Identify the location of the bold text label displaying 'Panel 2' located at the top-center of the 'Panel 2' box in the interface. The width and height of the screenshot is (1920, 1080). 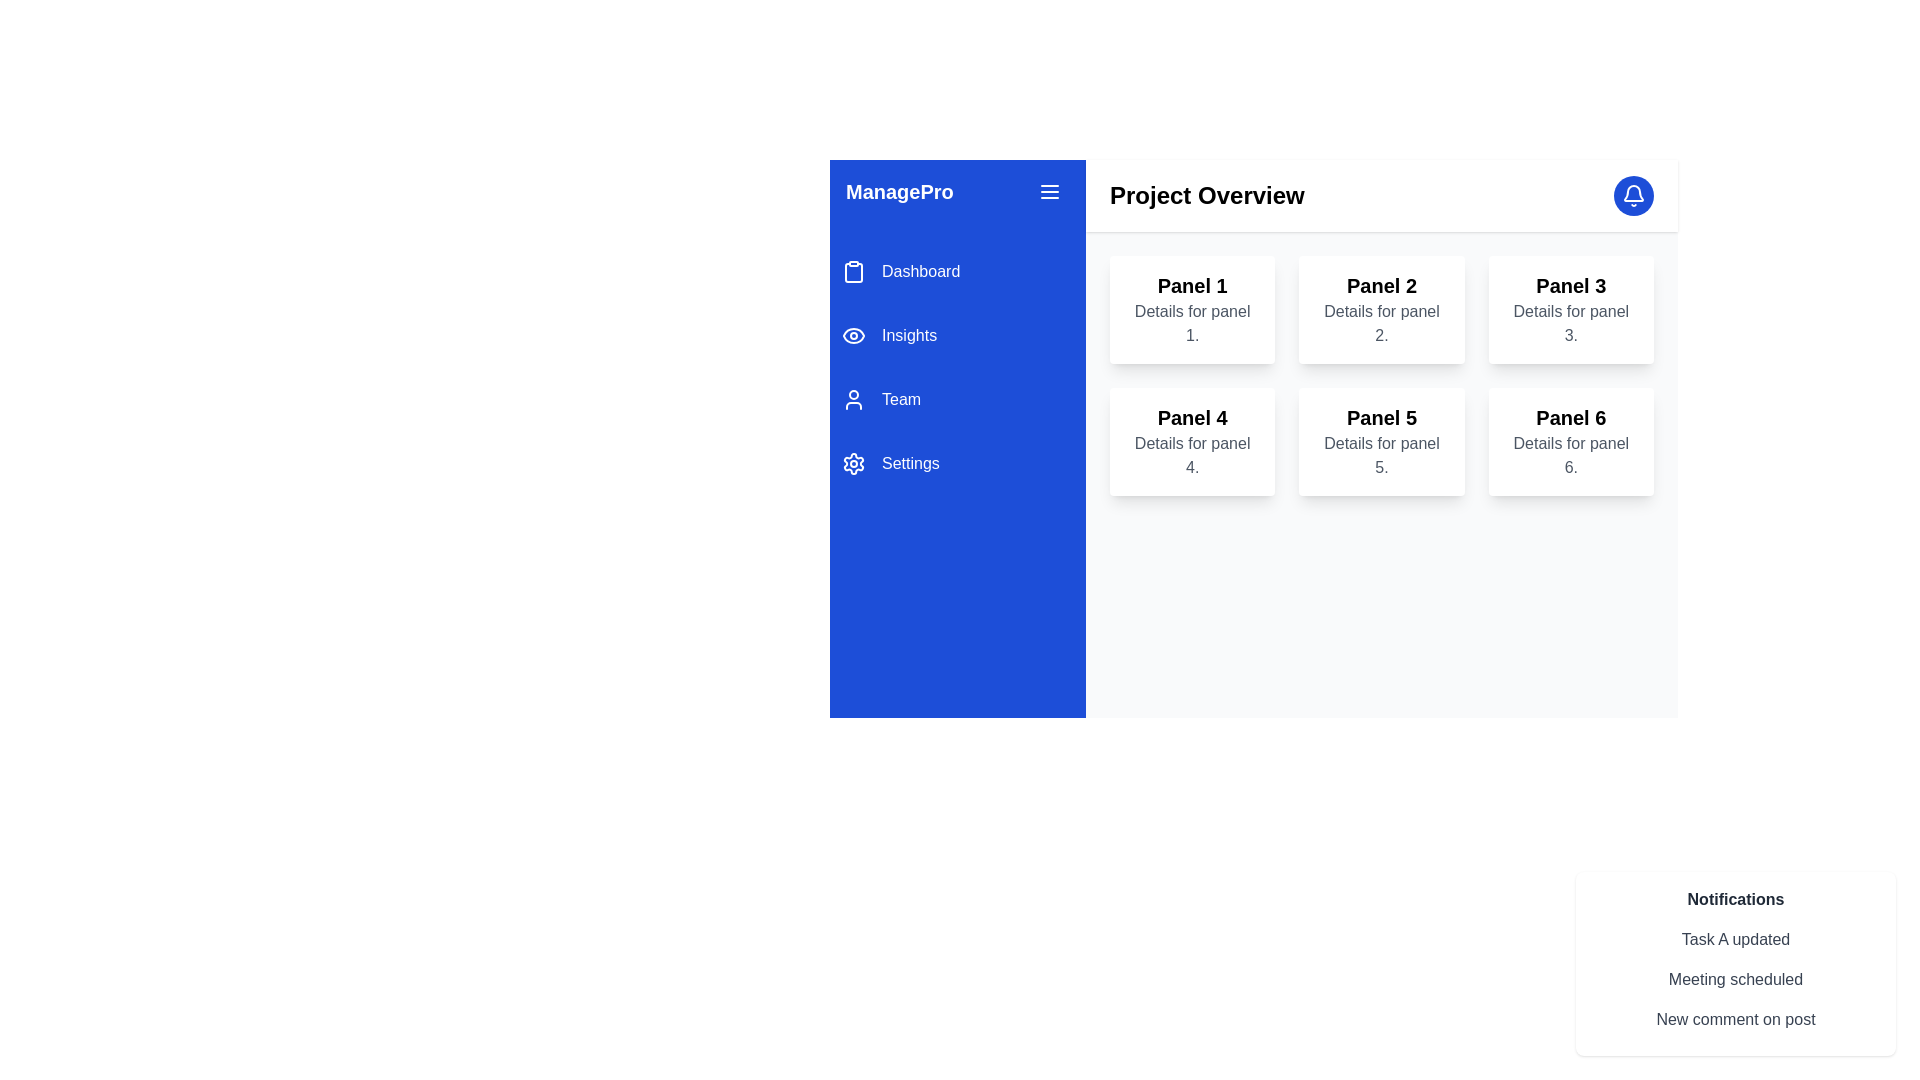
(1381, 285).